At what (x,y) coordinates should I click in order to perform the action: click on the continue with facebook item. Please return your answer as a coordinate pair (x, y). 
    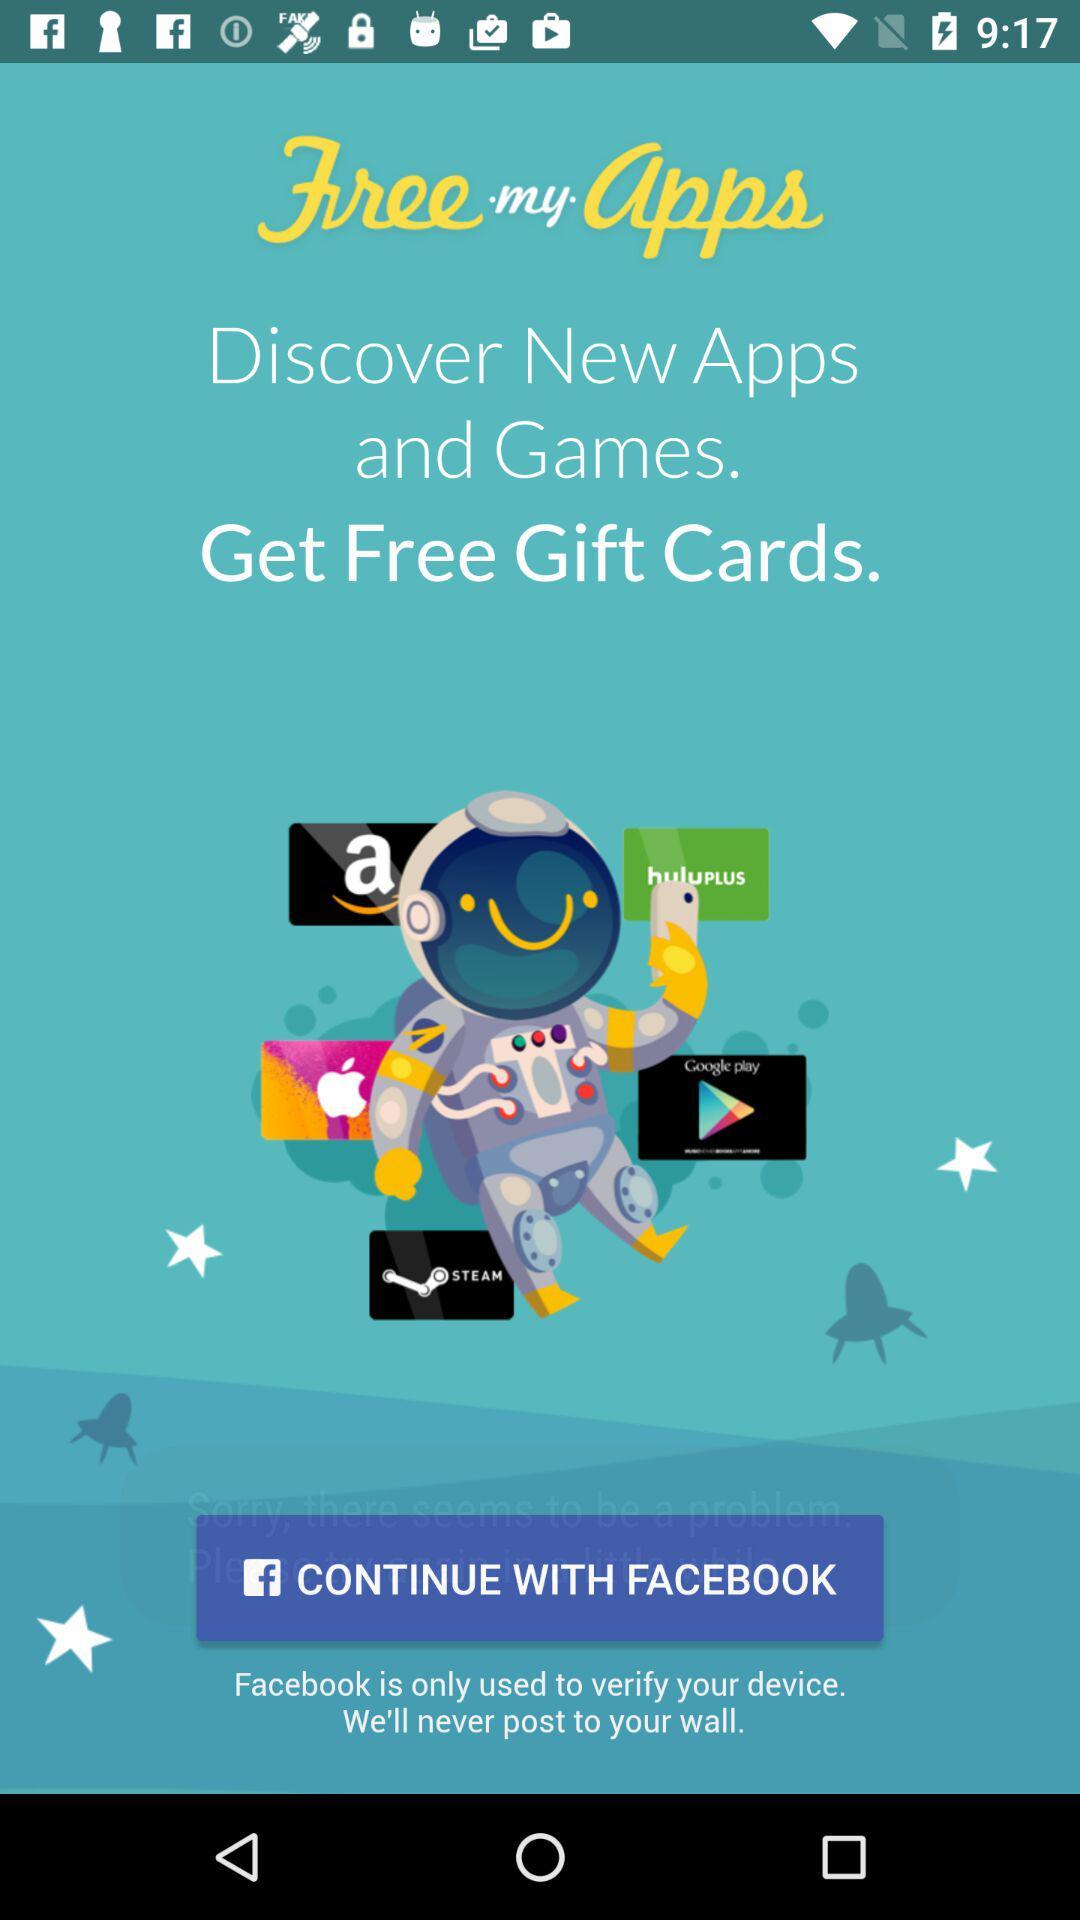
    Looking at the image, I should click on (540, 1577).